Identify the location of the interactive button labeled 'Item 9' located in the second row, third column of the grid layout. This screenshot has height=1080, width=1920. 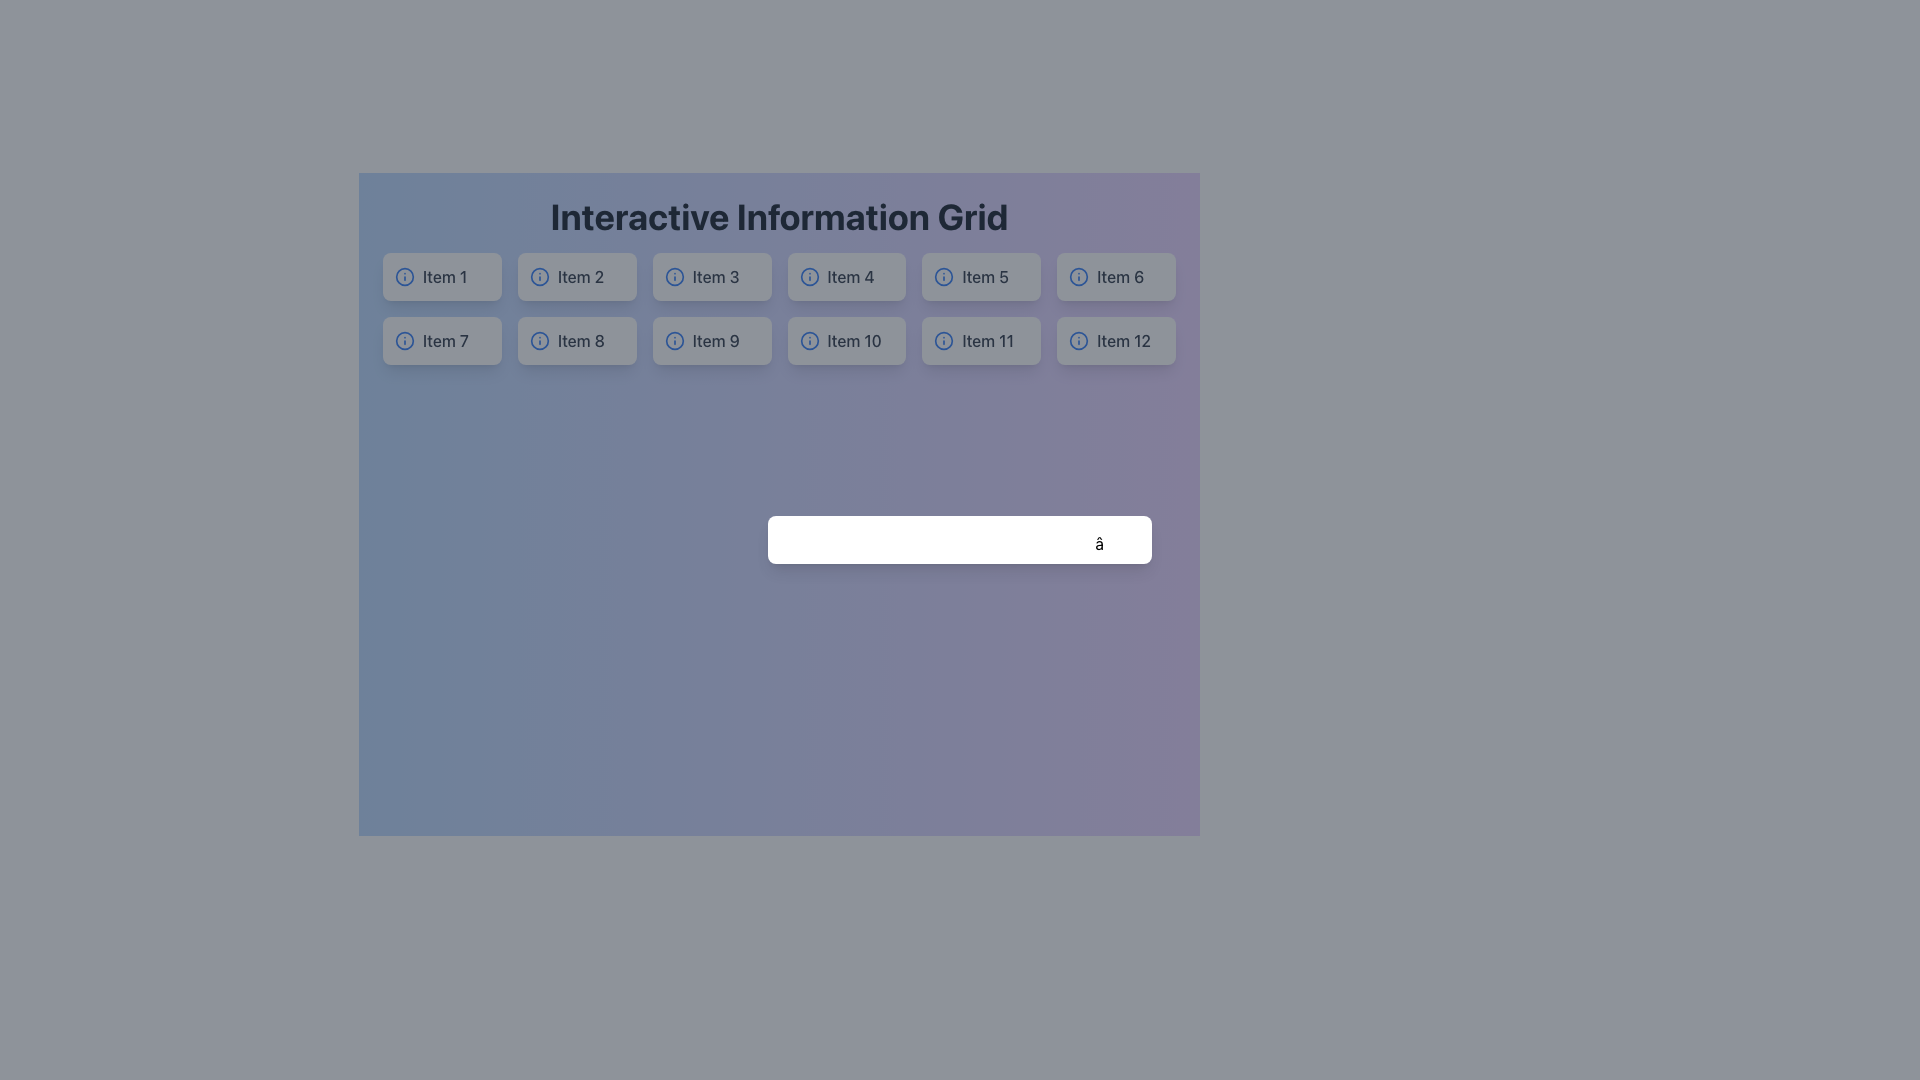
(712, 339).